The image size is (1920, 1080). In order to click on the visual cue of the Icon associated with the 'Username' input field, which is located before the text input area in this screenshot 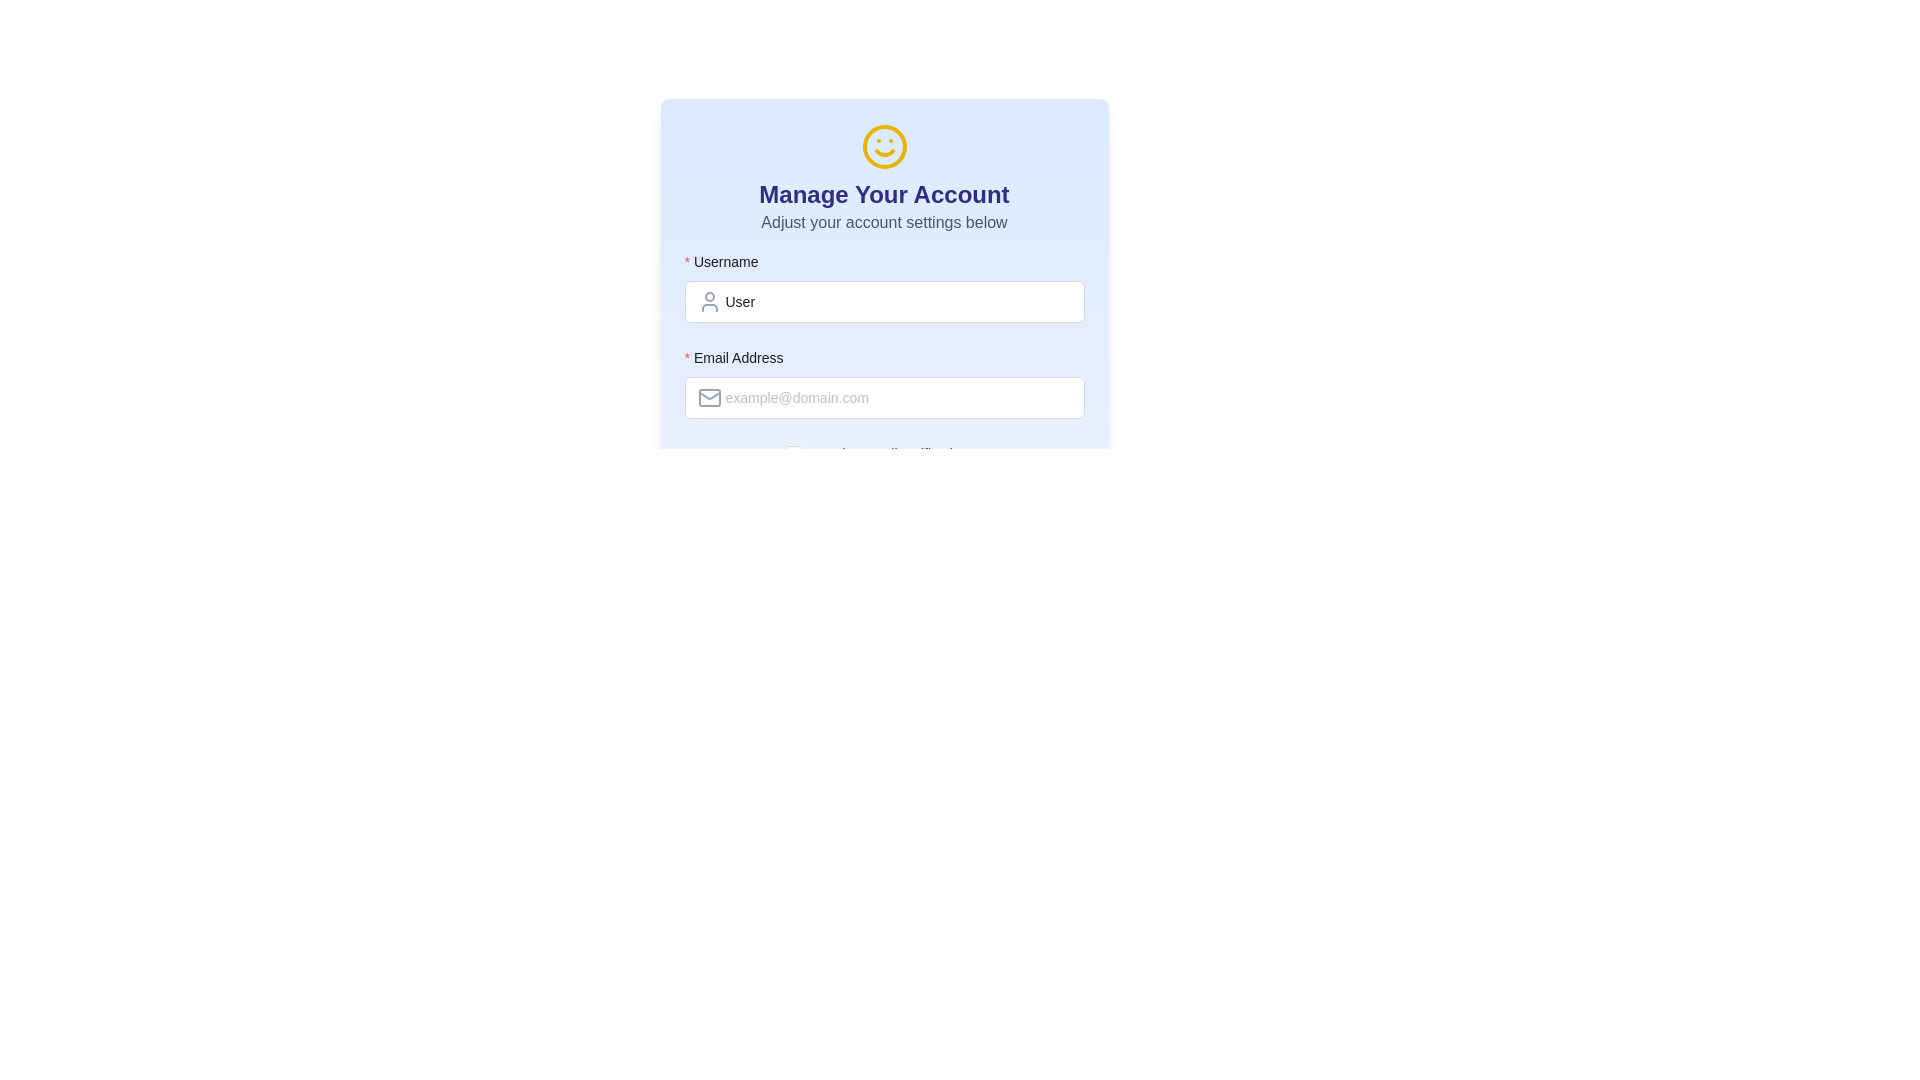, I will do `click(709, 301)`.